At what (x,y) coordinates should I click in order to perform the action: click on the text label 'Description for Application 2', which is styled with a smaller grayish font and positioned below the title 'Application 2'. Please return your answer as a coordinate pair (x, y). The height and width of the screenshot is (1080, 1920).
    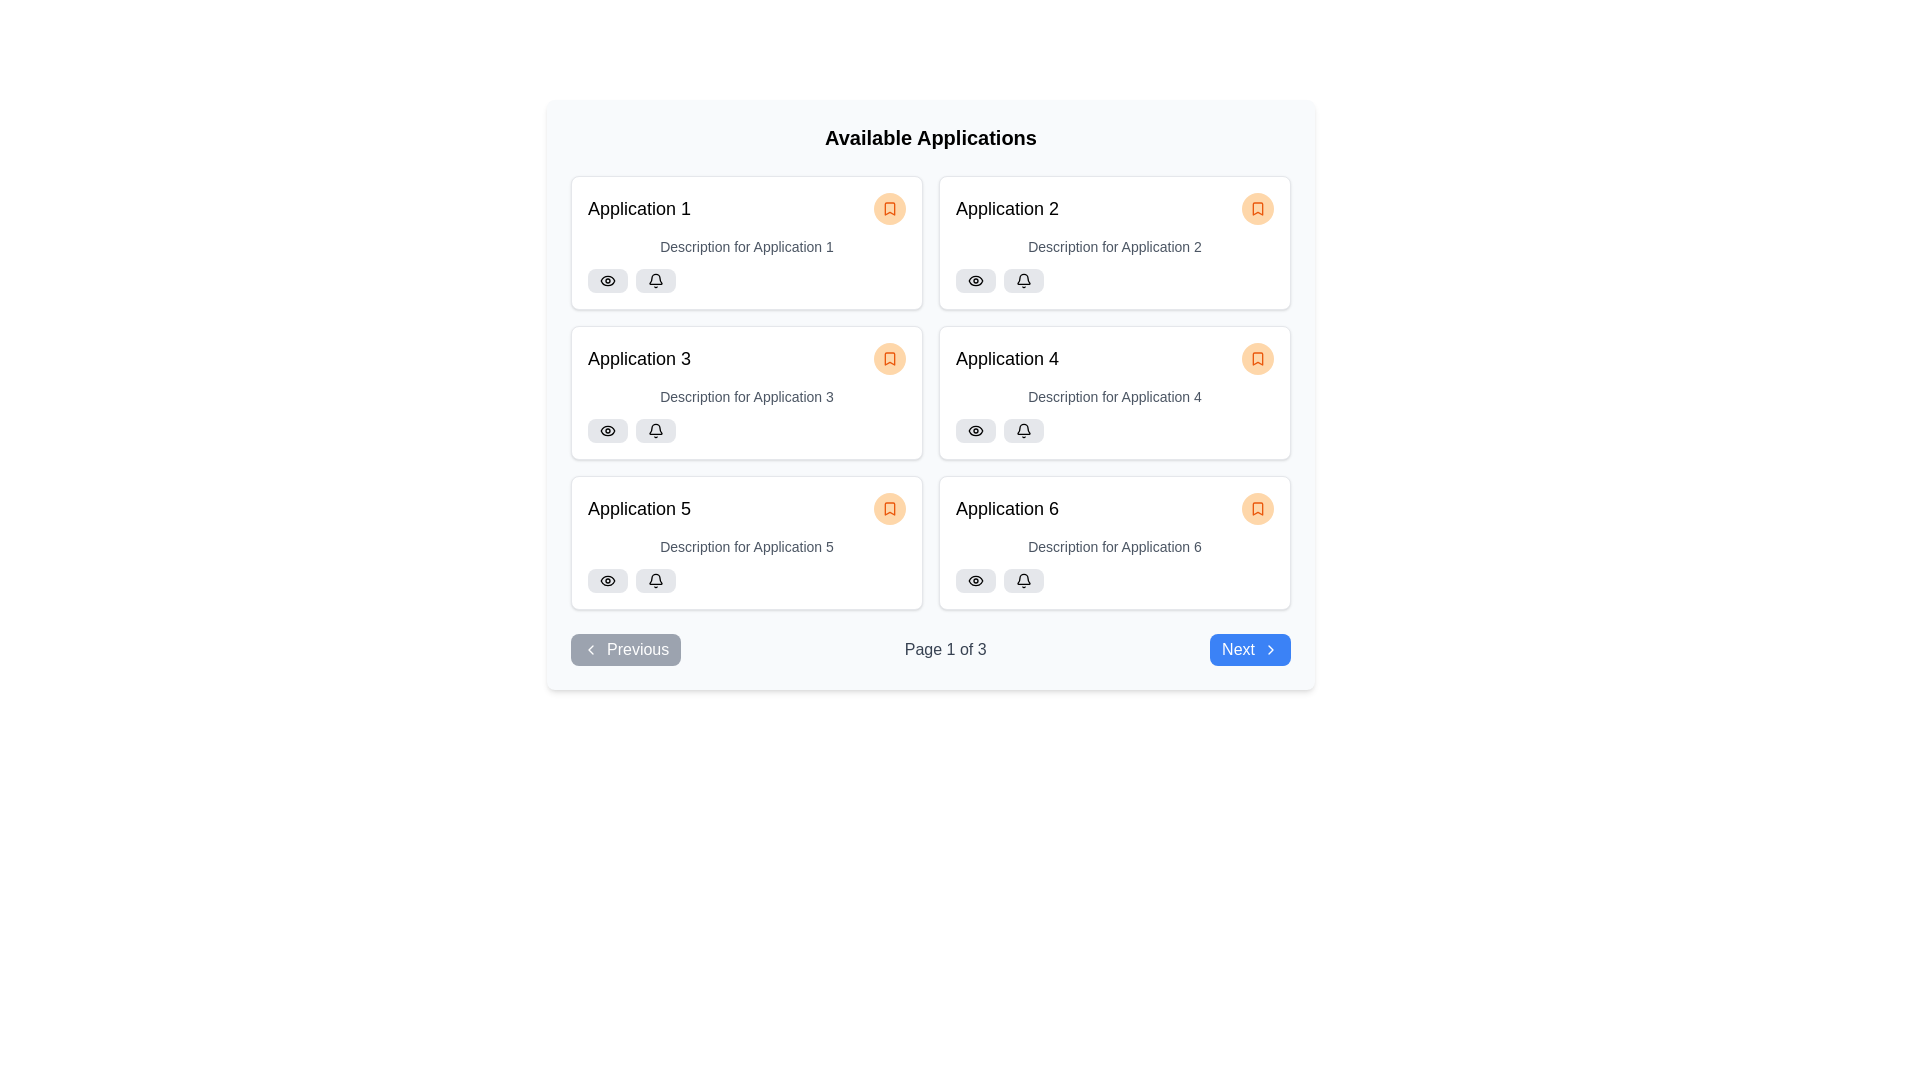
    Looking at the image, I should click on (1113, 245).